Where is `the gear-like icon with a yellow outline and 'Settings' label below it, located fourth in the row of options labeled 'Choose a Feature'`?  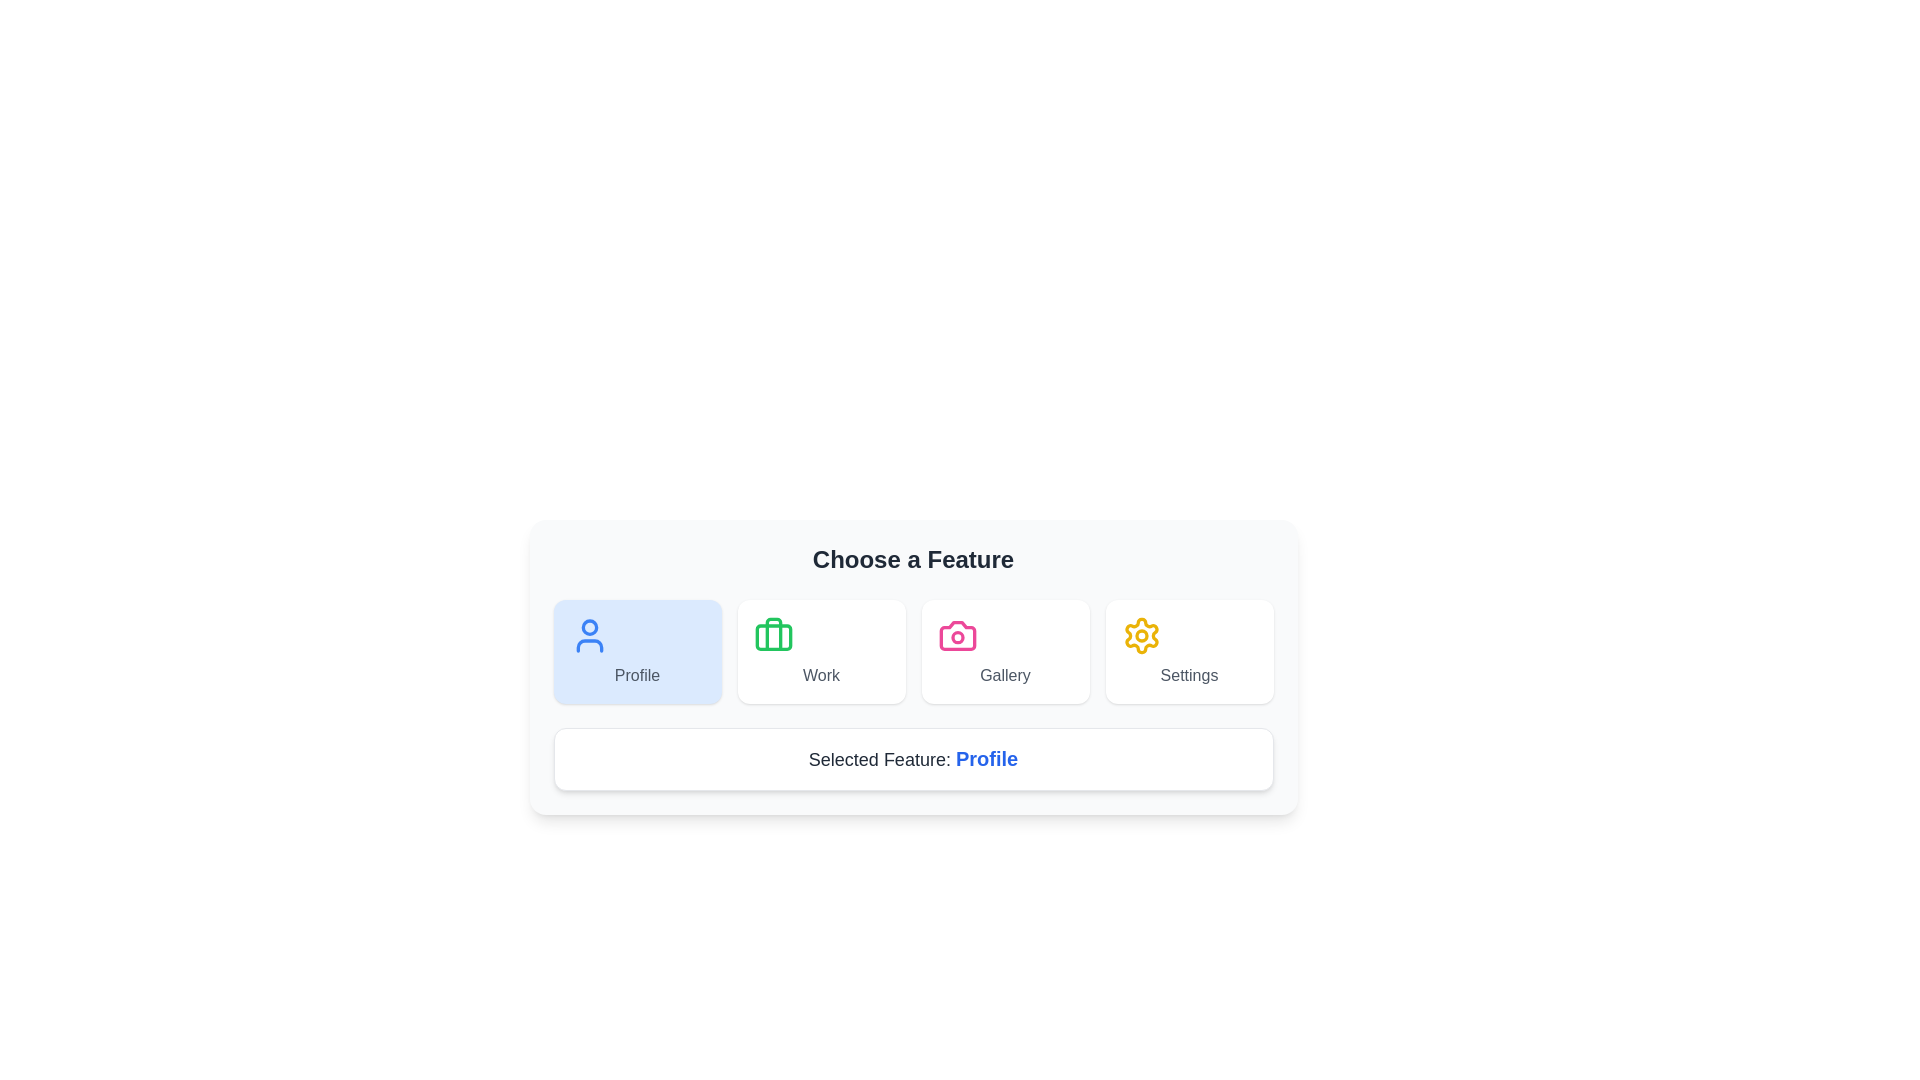
the gear-like icon with a yellow outline and 'Settings' label below it, located fourth in the row of options labeled 'Choose a Feature' is located at coordinates (1141, 636).